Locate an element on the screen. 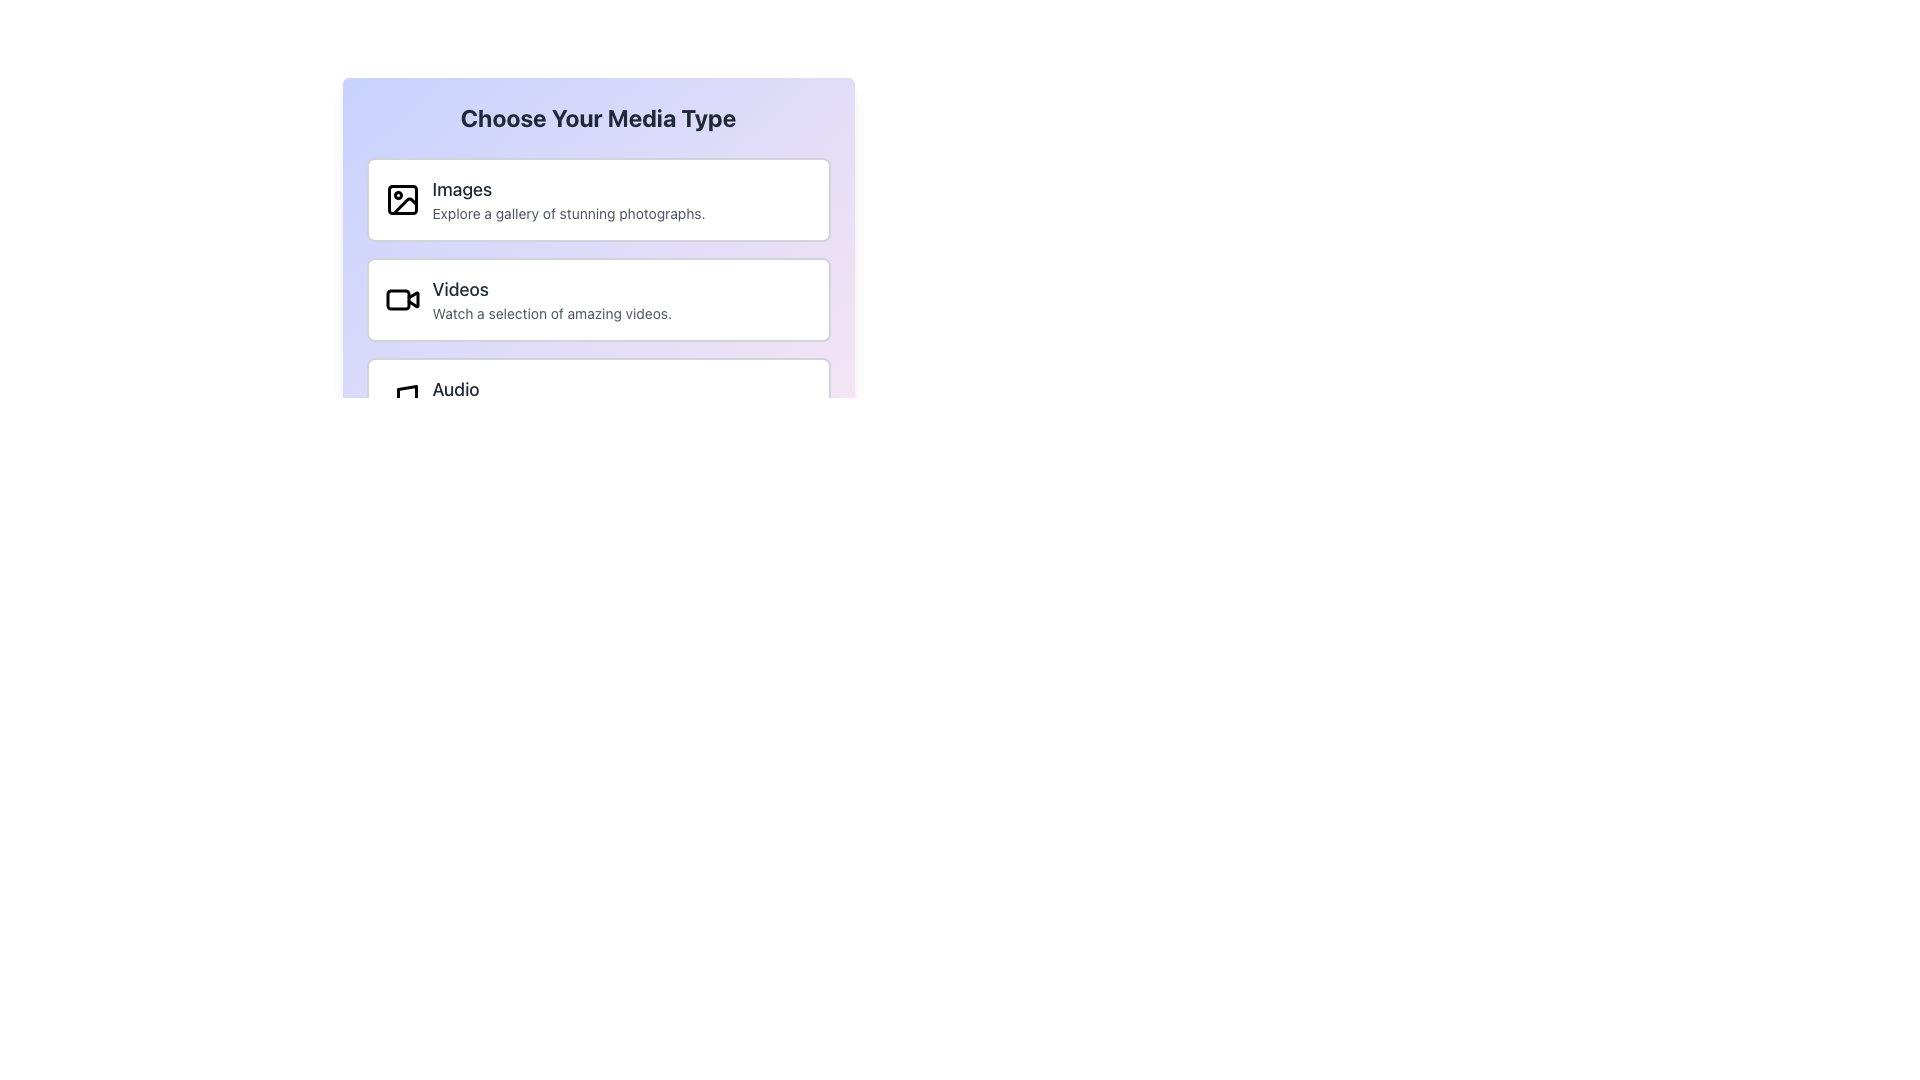 This screenshot has width=1920, height=1080. the triangular play icon located within the 'Videos' option in the media type list, which is part of a video camera icon is located at coordinates (411, 299).